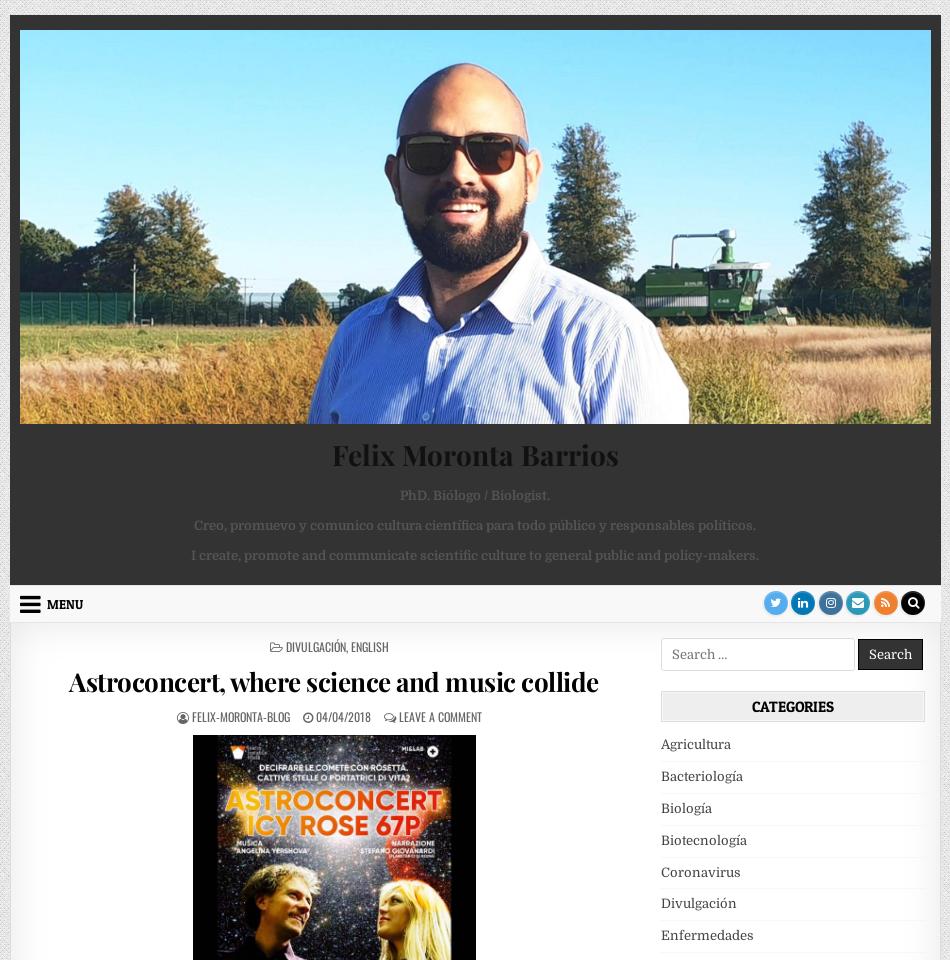  Describe the element at coordinates (791, 706) in the screenshot. I see `'Categories'` at that location.